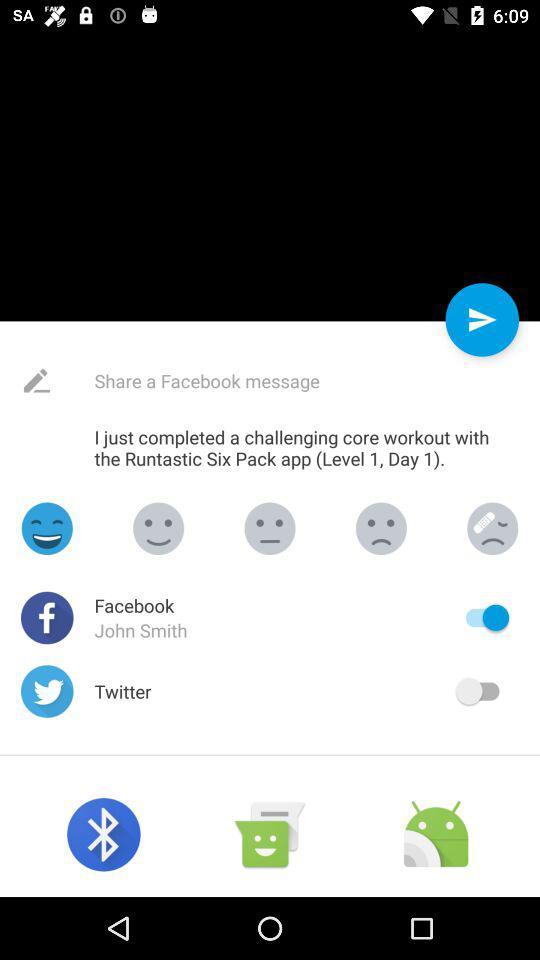 This screenshot has width=540, height=960. Describe the element at coordinates (481, 691) in the screenshot. I see `sharing on twitter` at that location.